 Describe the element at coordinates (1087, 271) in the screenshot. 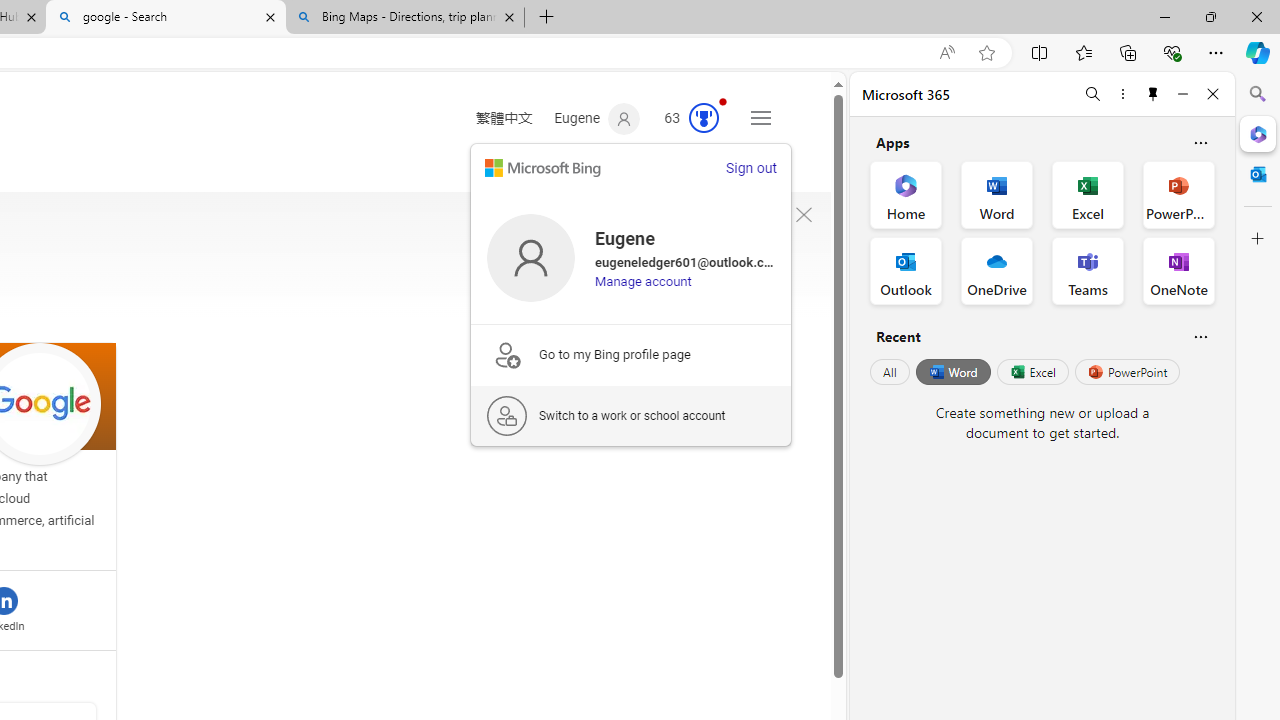

I see `'Teams Office App'` at that location.